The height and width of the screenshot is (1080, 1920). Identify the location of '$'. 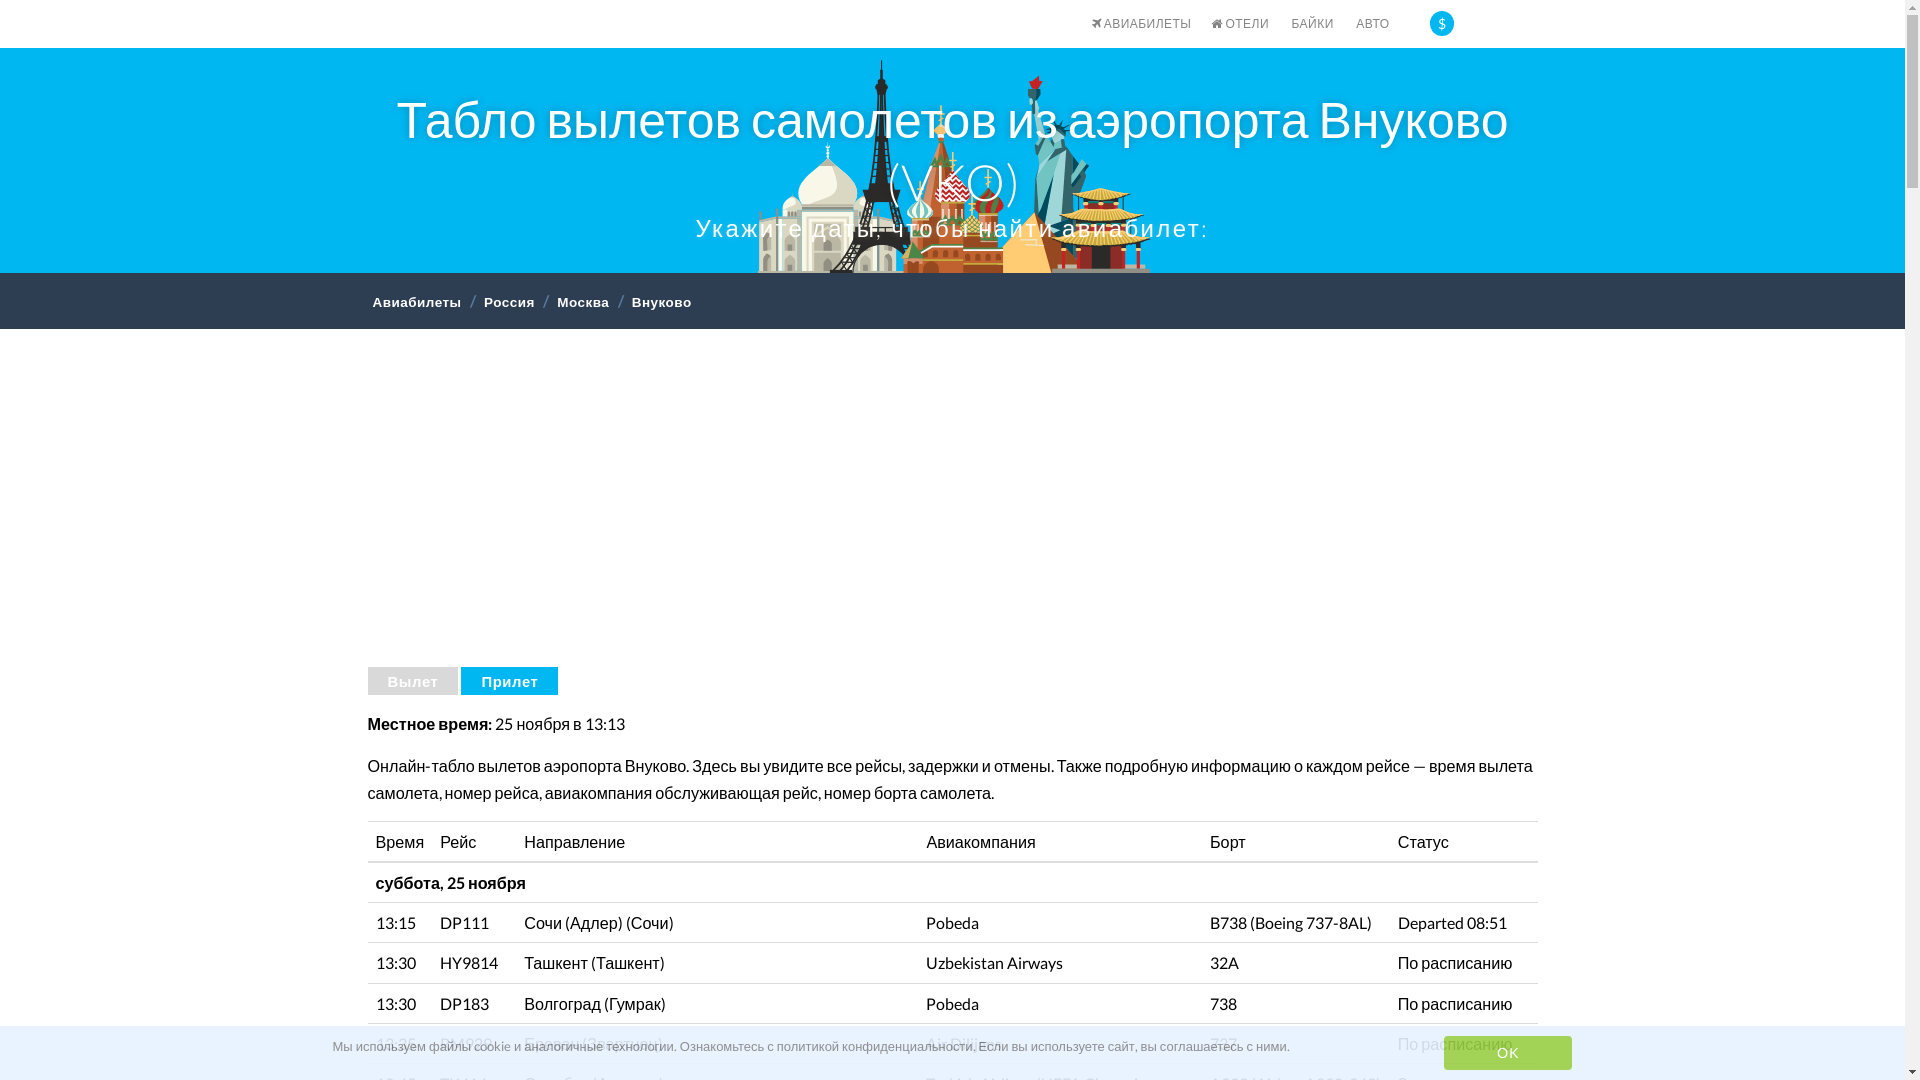
(1441, 23).